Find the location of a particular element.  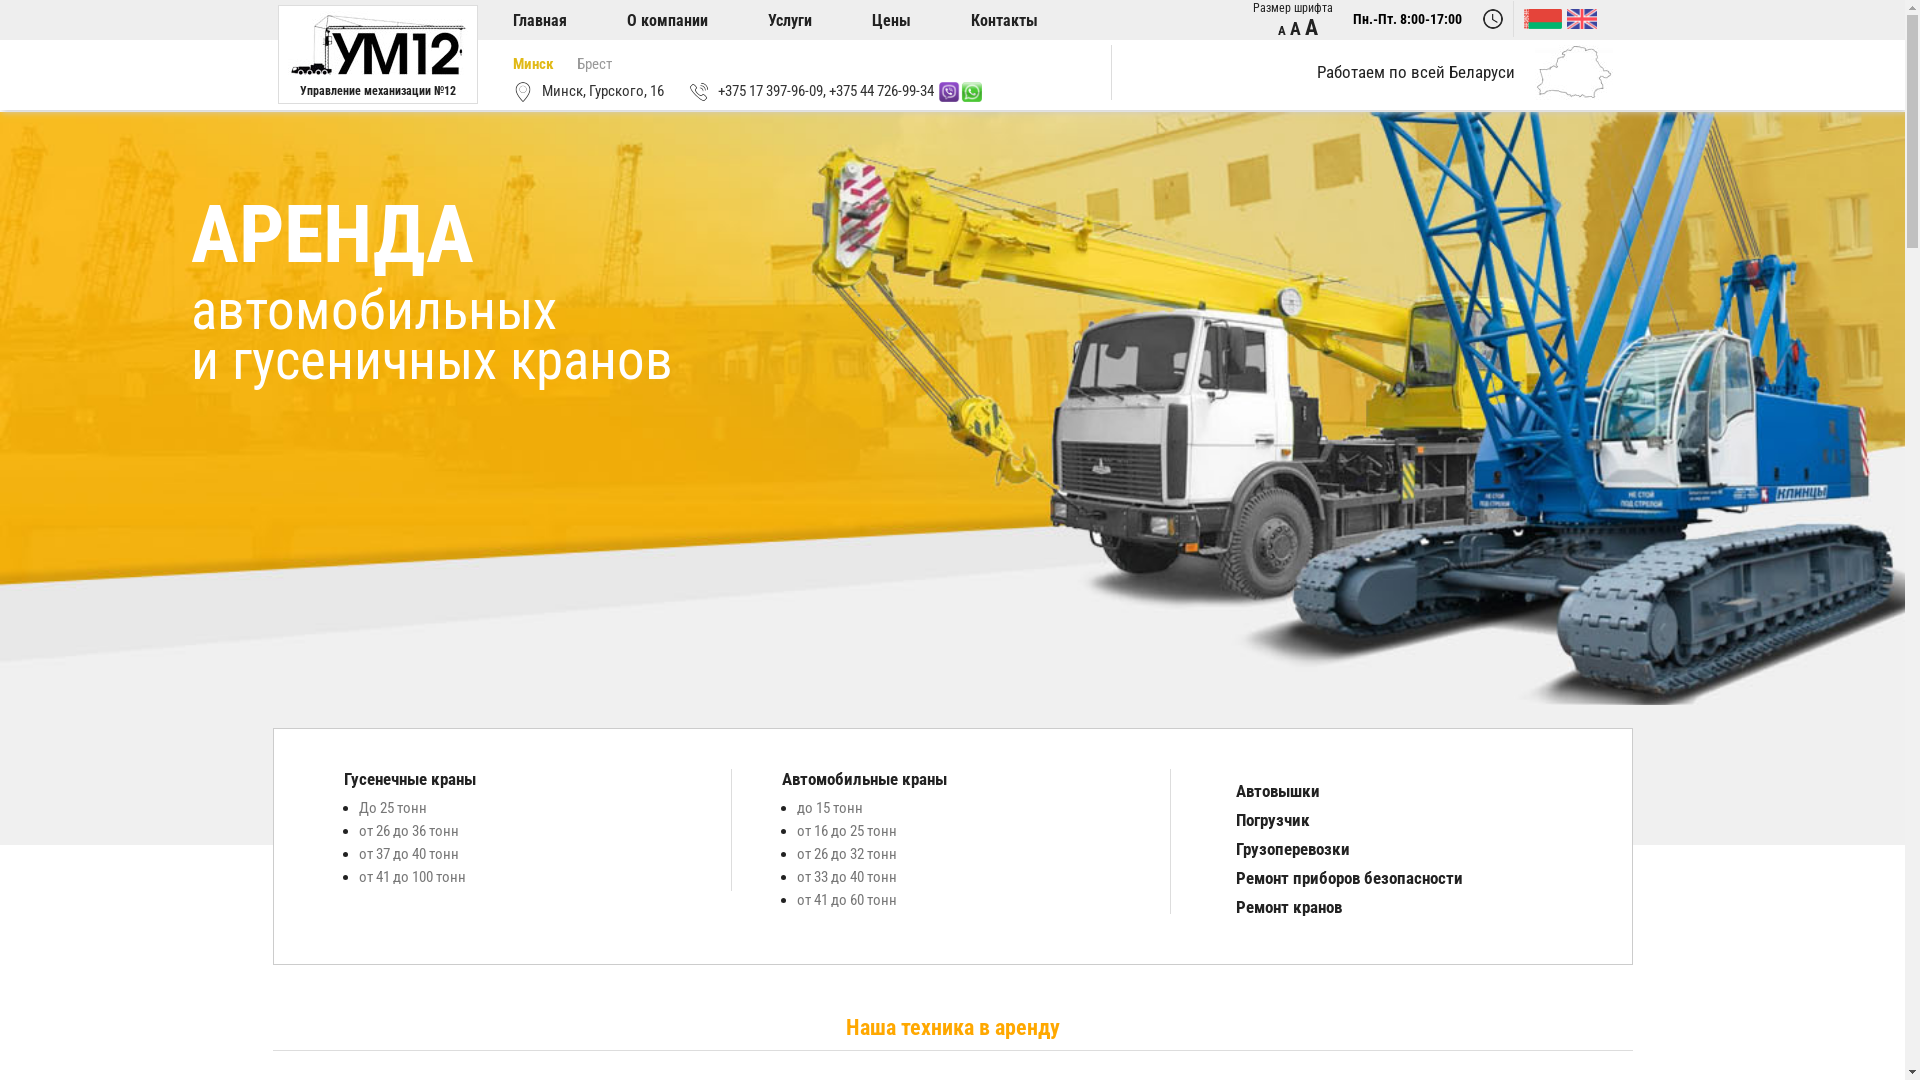

'A' is located at coordinates (1295, 28).